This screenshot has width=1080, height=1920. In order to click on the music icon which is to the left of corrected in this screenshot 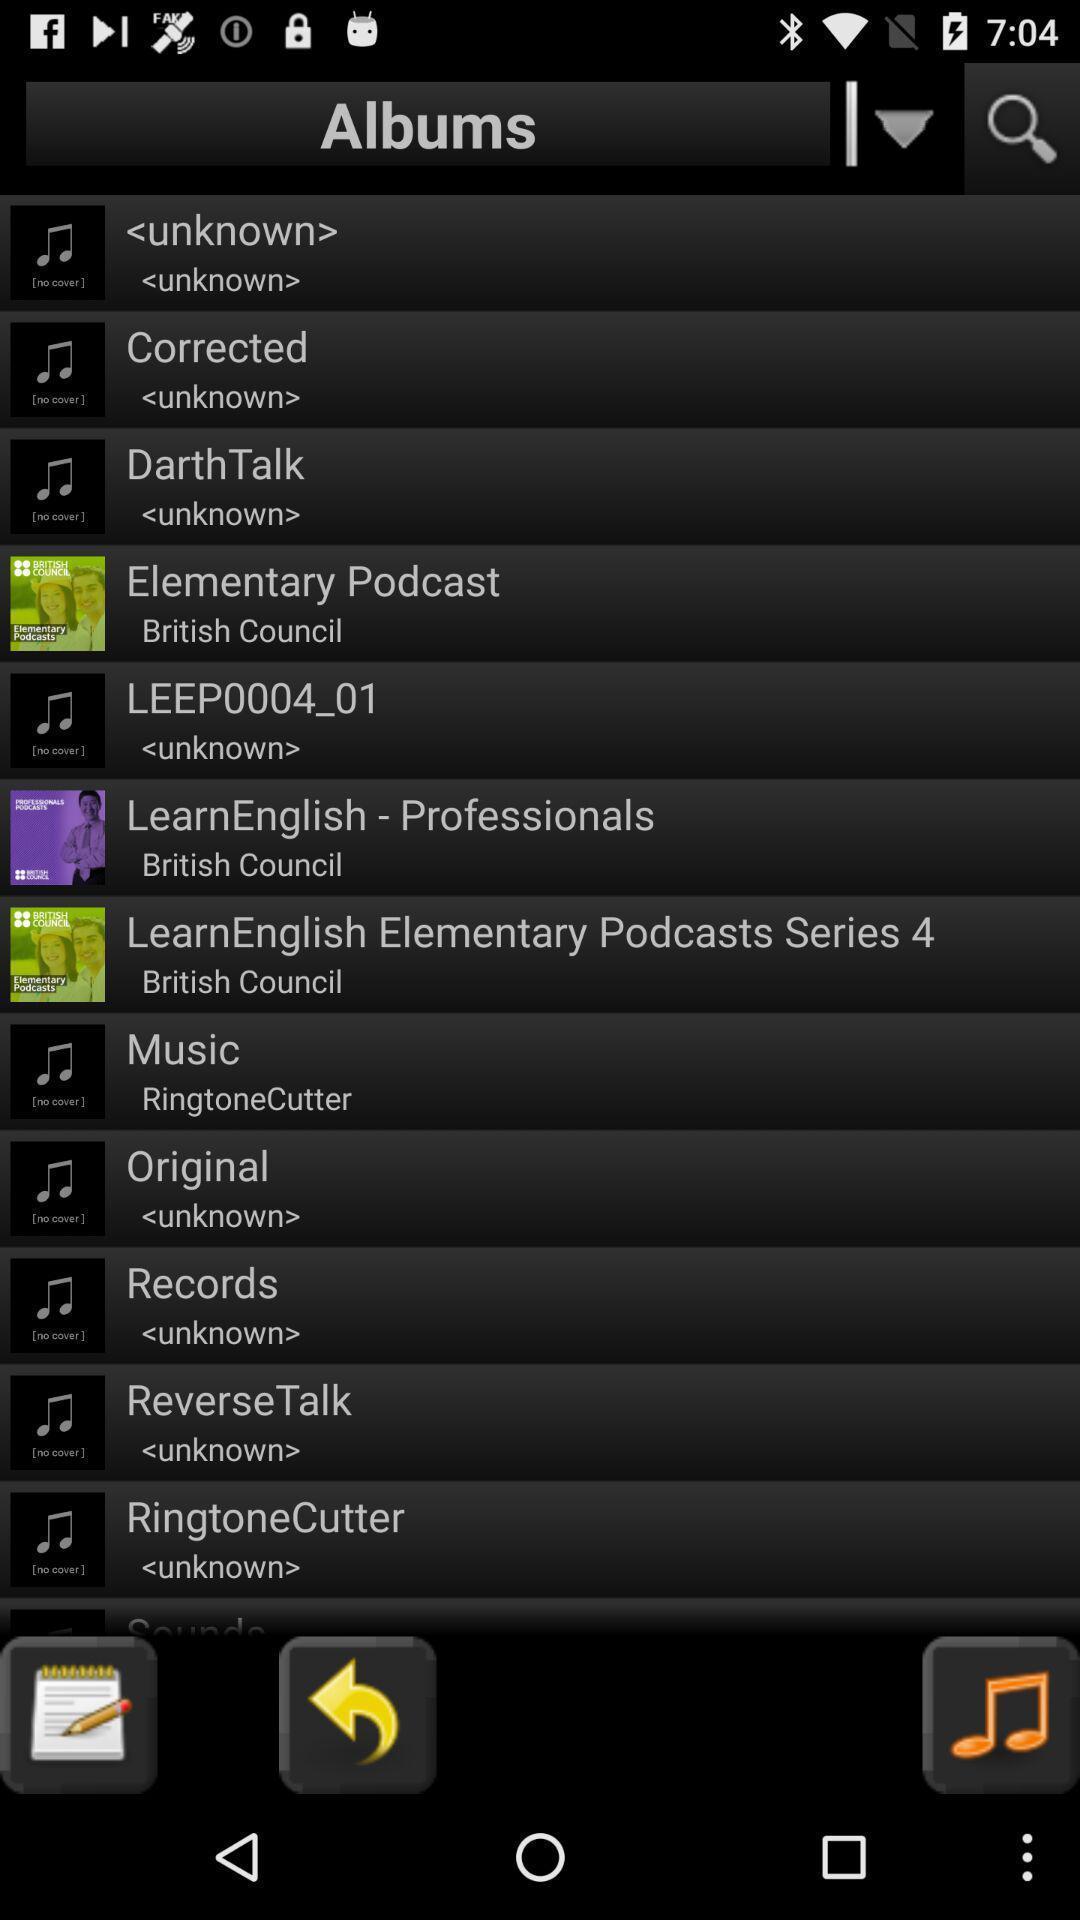, I will do `click(56, 369)`.